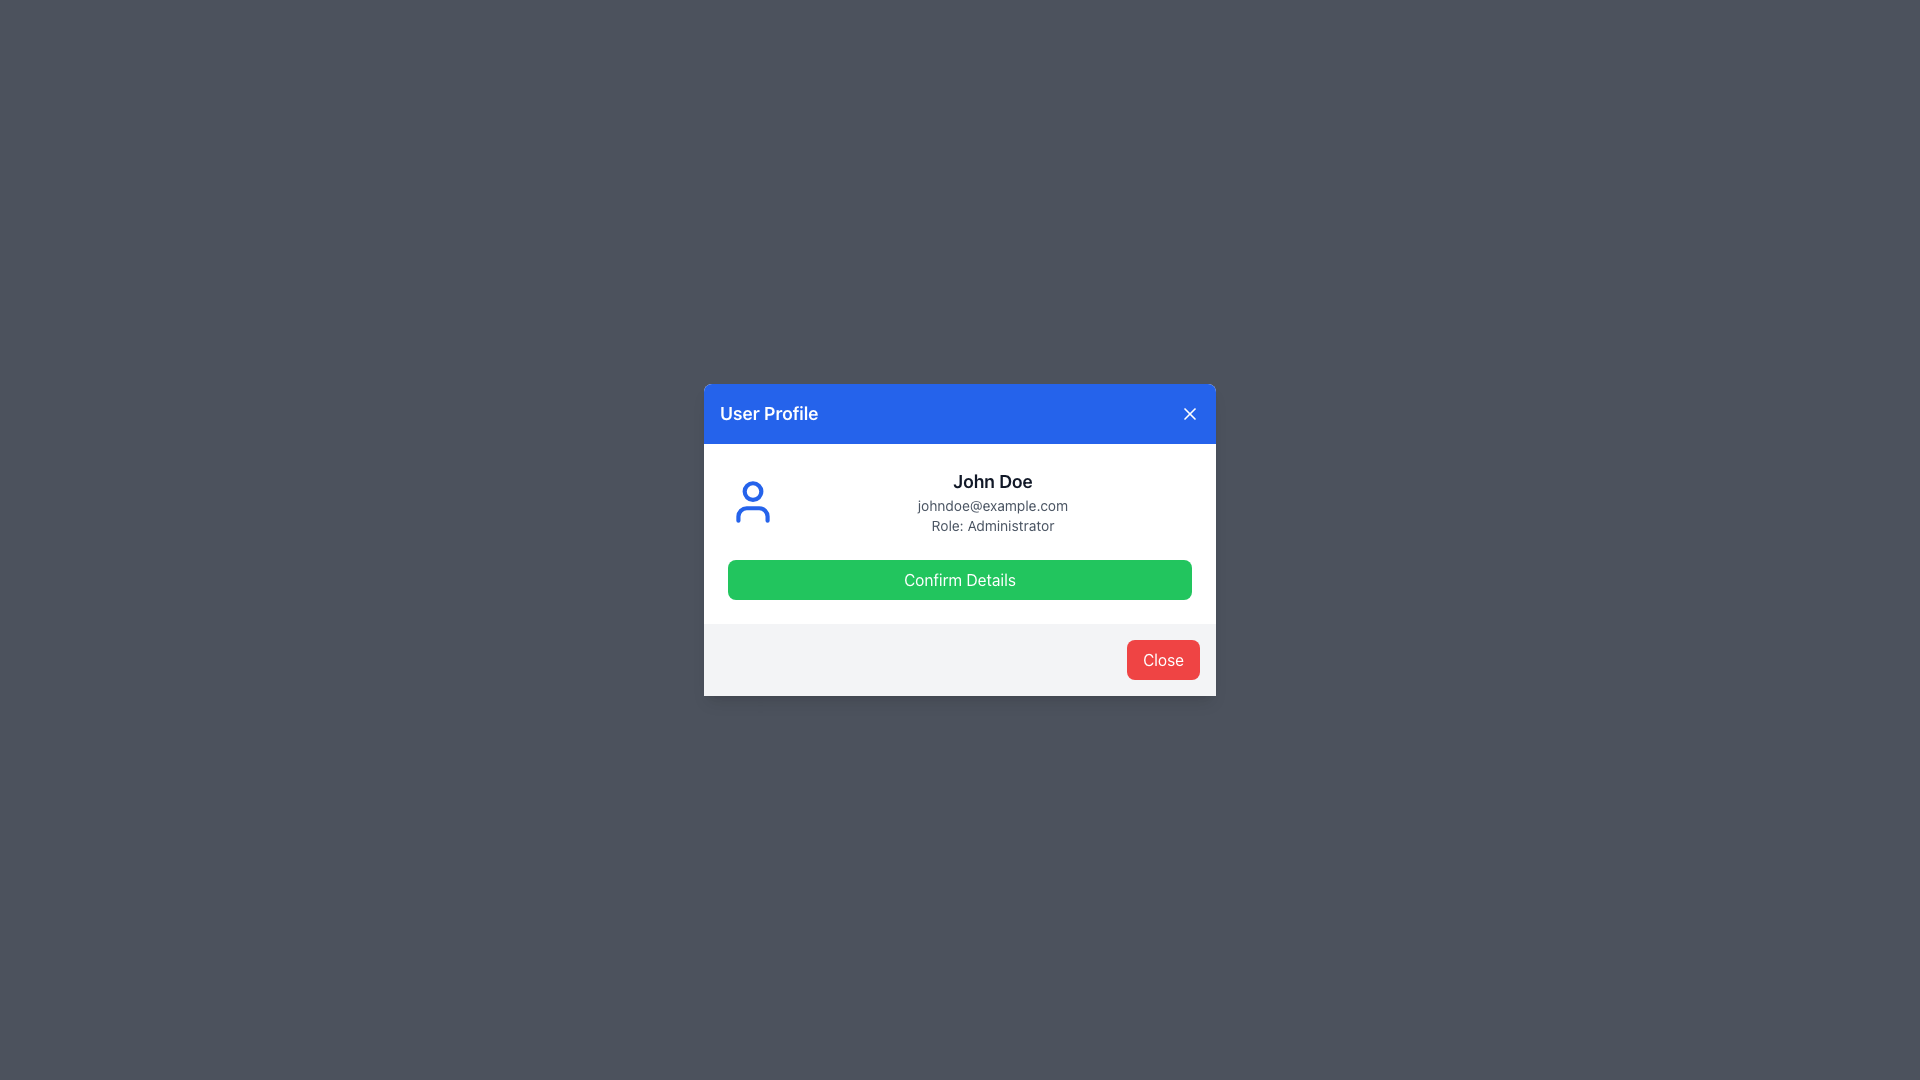 The width and height of the screenshot is (1920, 1080). Describe the element at coordinates (768, 412) in the screenshot. I see `the text label that serves as the title for the modal dialog, located in the top-left corner of the blue header section, left of the close button represented by an 'X' icon` at that location.